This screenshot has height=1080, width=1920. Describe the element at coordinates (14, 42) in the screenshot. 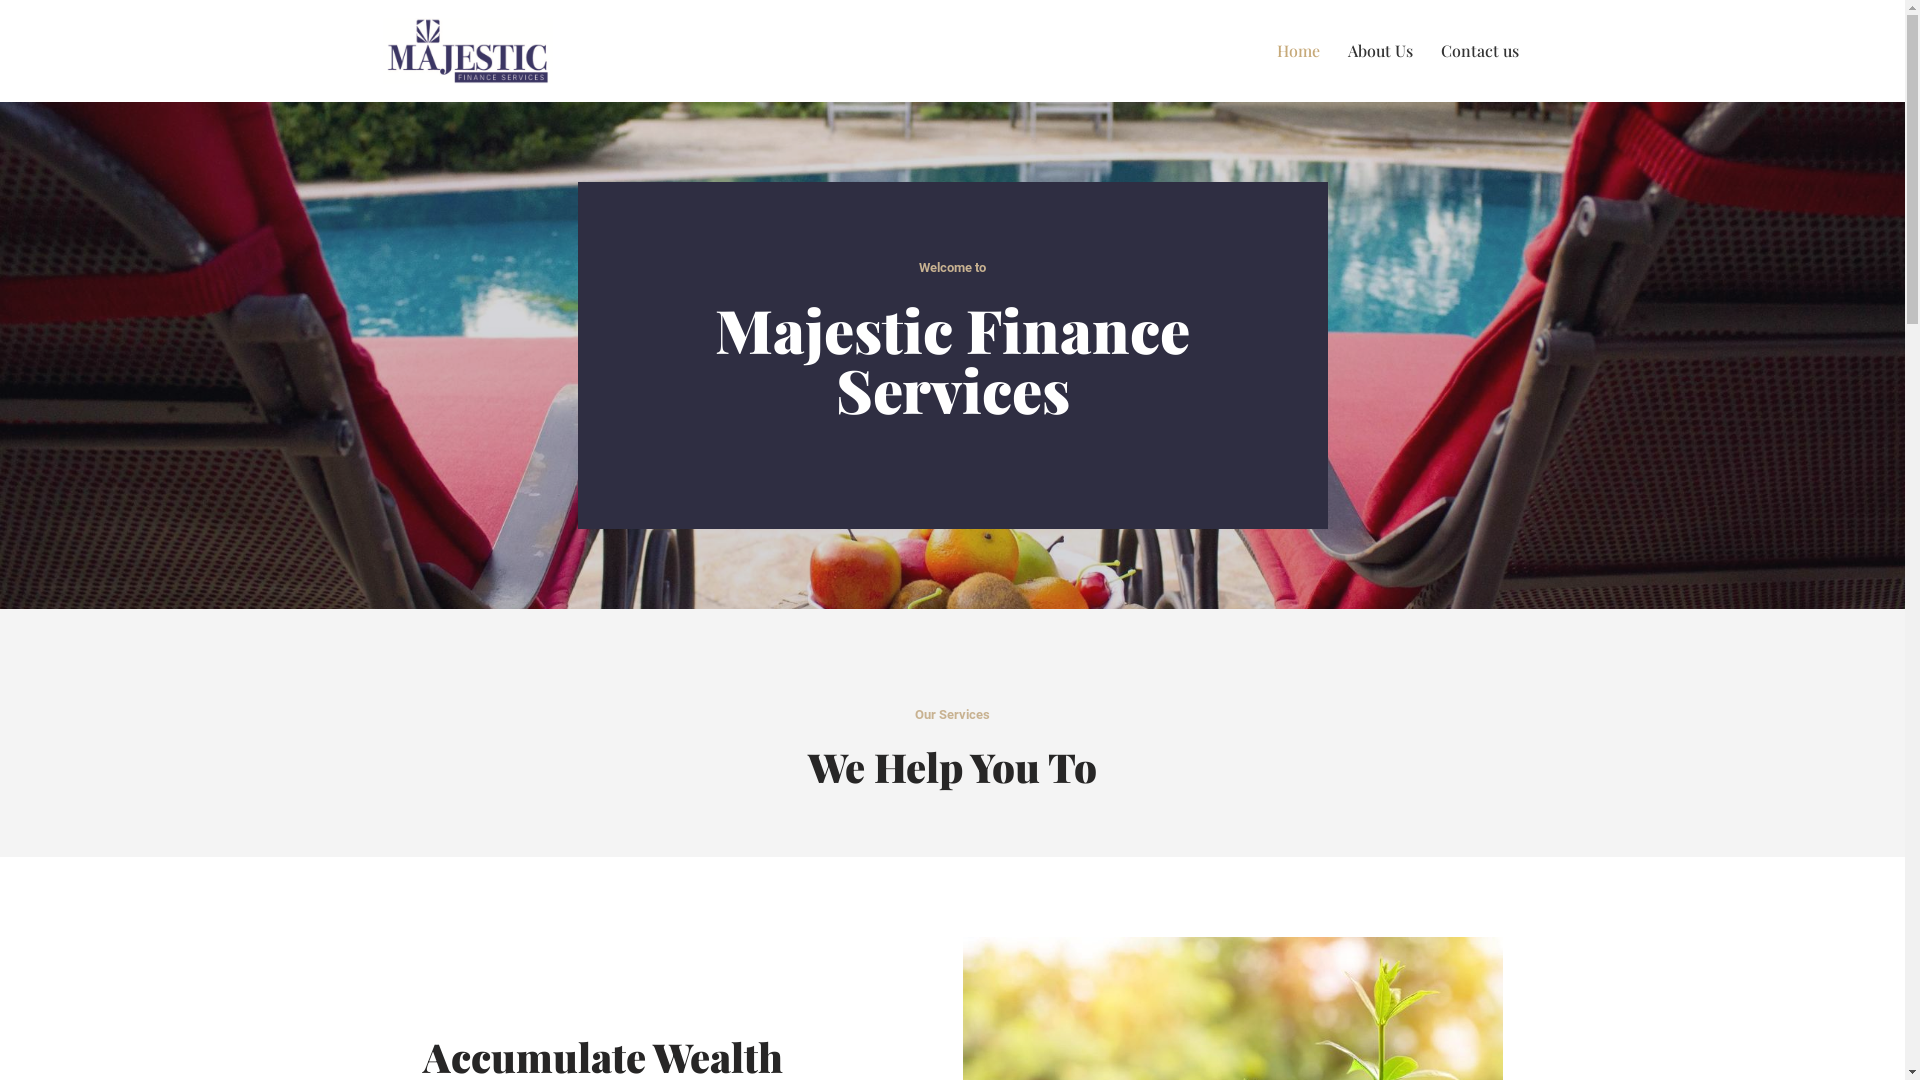

I see `'Skip to content'` at that location.